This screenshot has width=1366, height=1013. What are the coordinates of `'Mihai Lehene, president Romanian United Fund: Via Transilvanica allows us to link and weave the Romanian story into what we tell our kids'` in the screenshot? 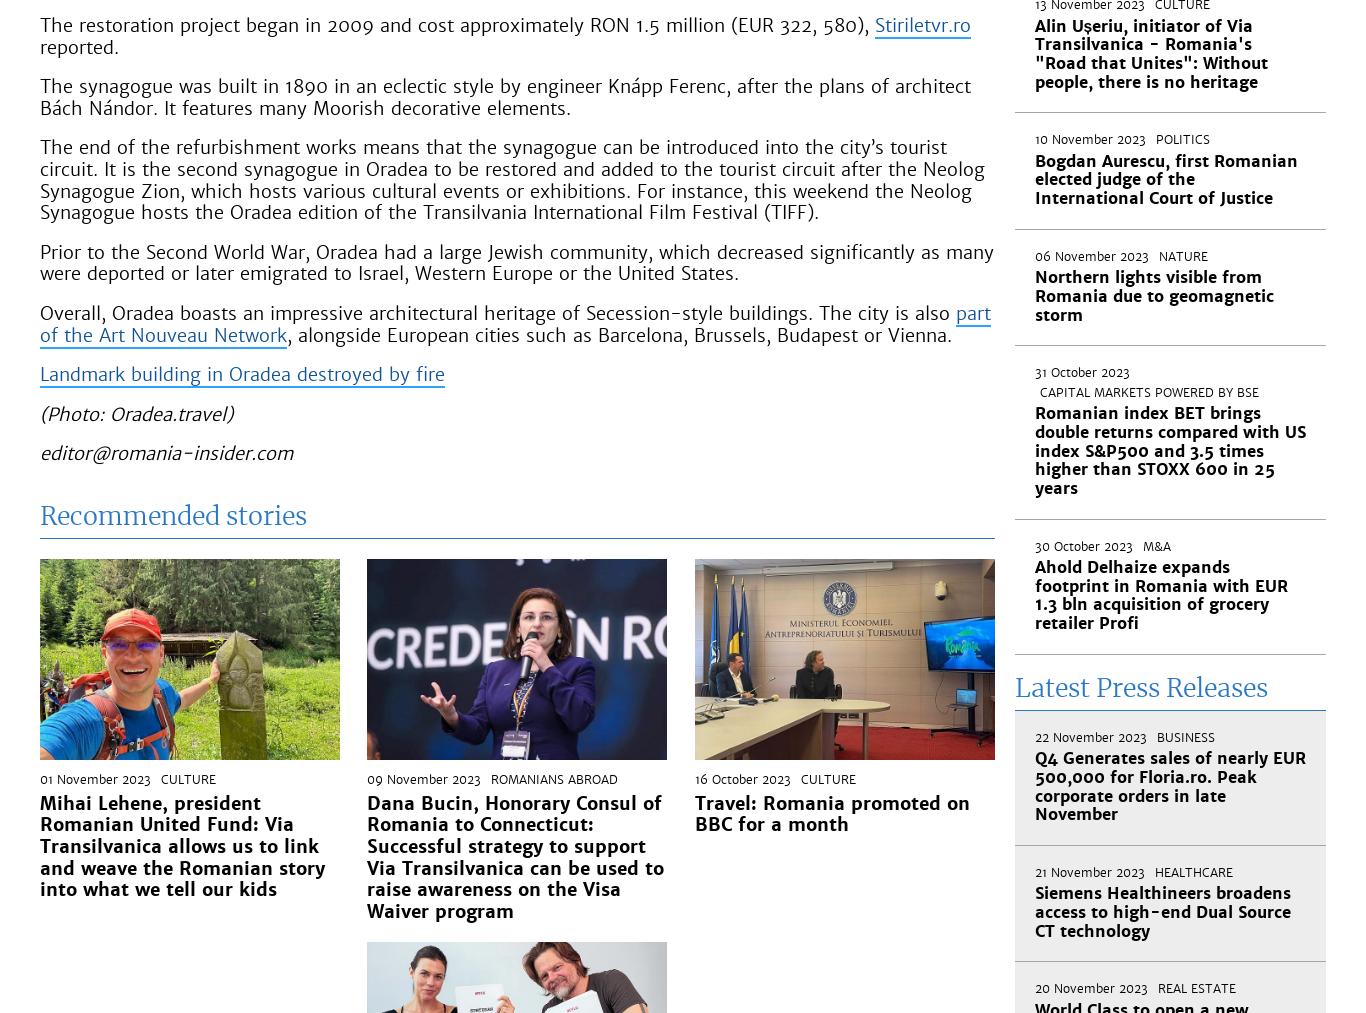 It's located at (181, 844).